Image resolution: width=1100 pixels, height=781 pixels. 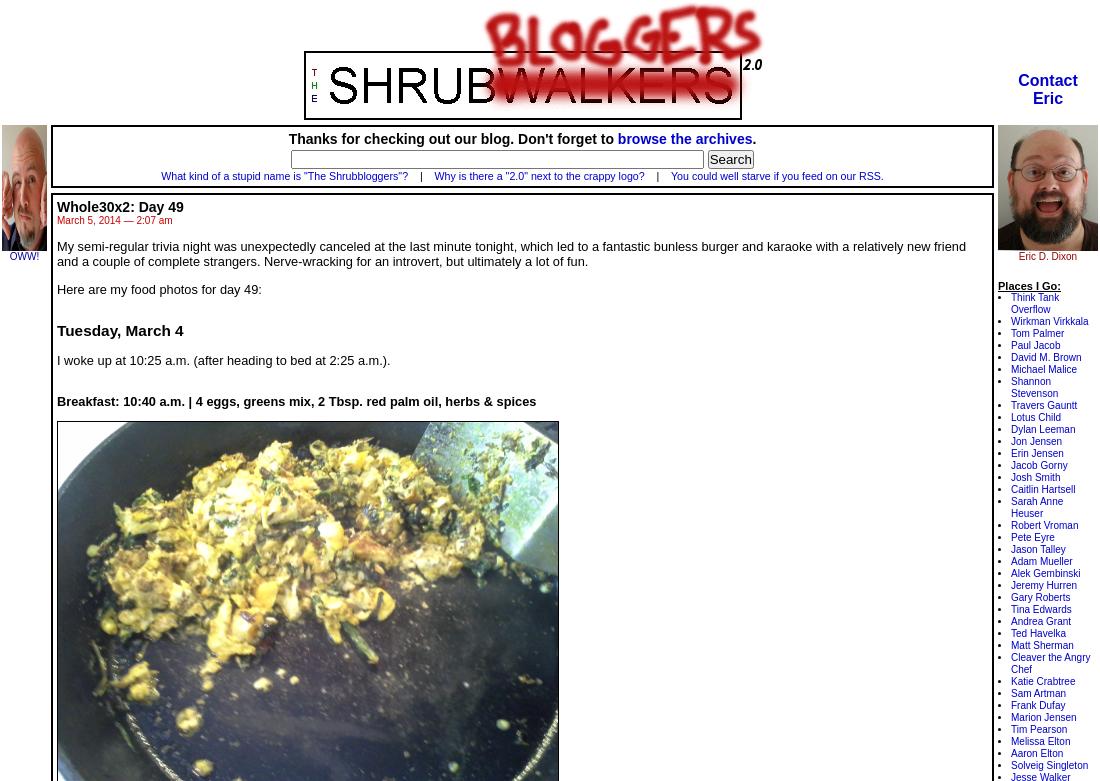 I want to click on 'Marion Jensen', so click(x=1043, y=716).